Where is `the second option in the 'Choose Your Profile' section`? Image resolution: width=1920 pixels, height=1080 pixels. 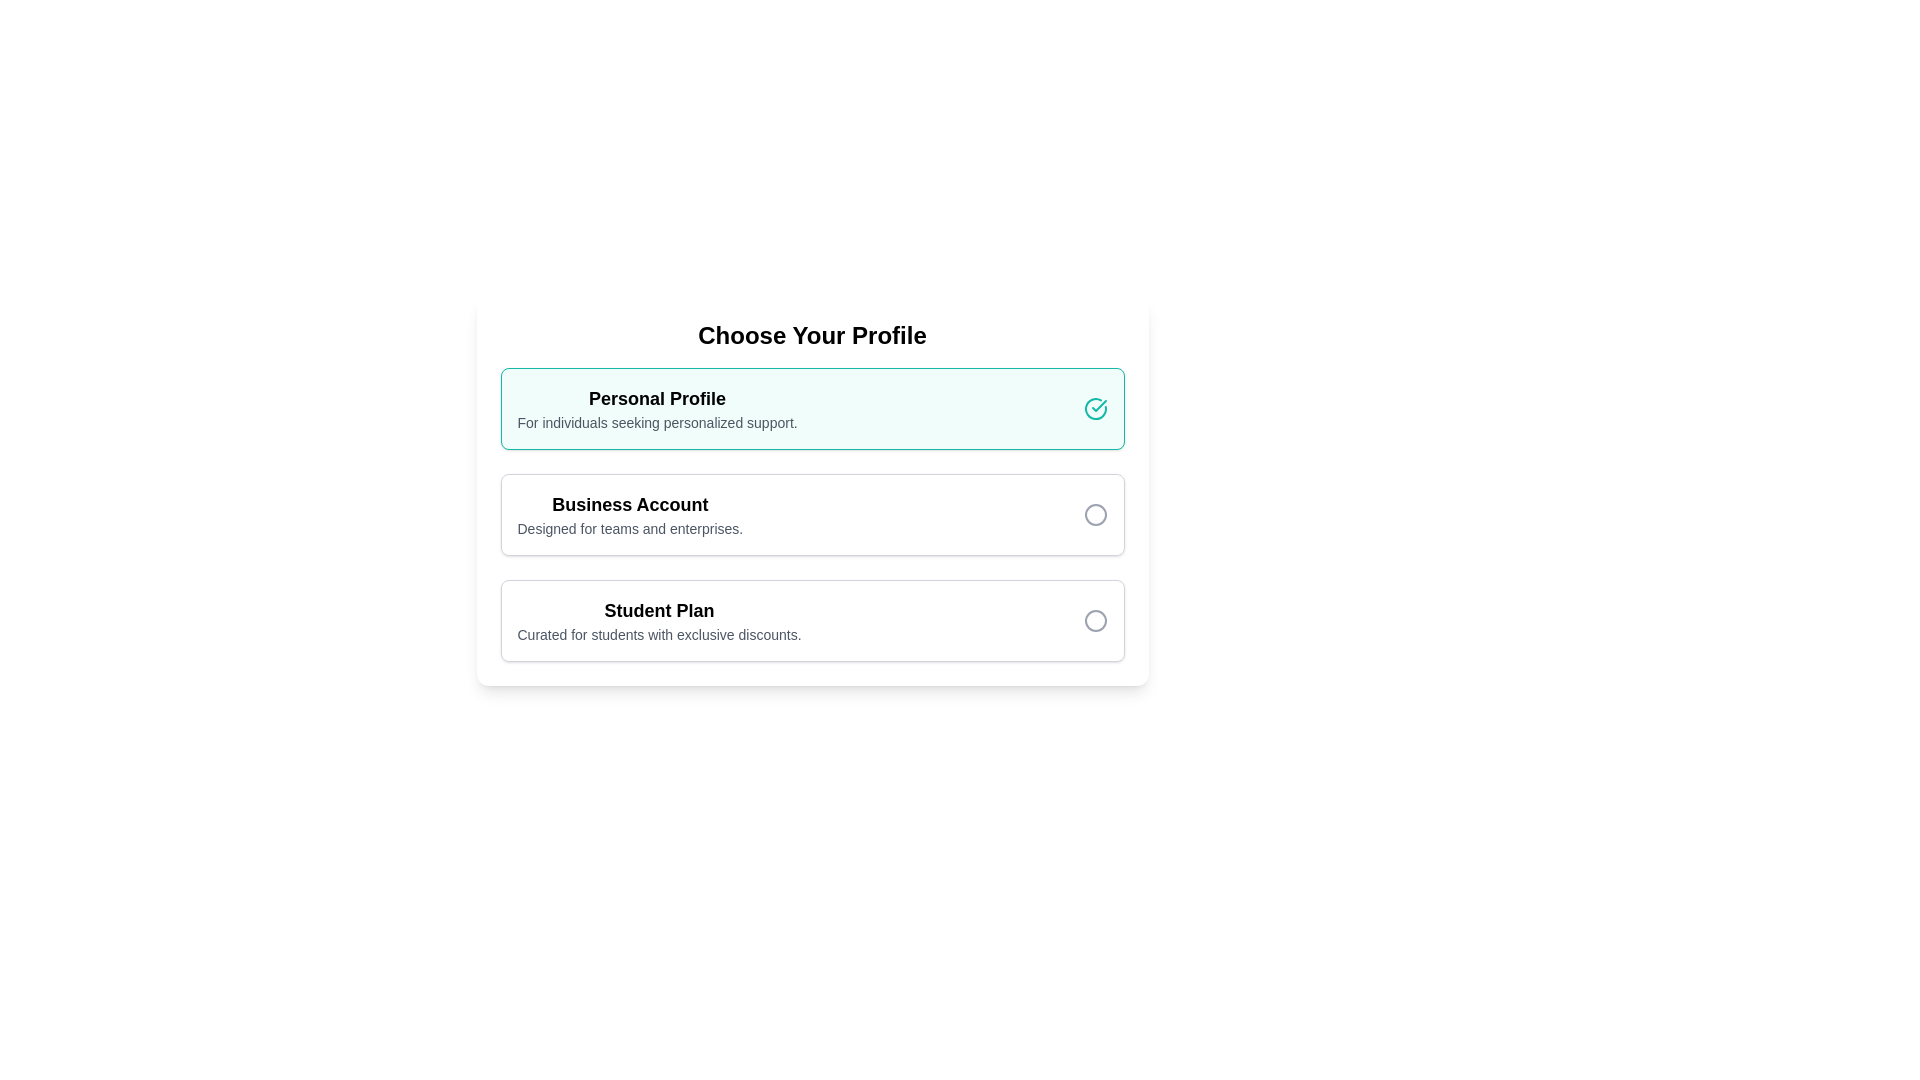
the second option in the 'Choose Your Profile' section is located at coordinates (812, 490).